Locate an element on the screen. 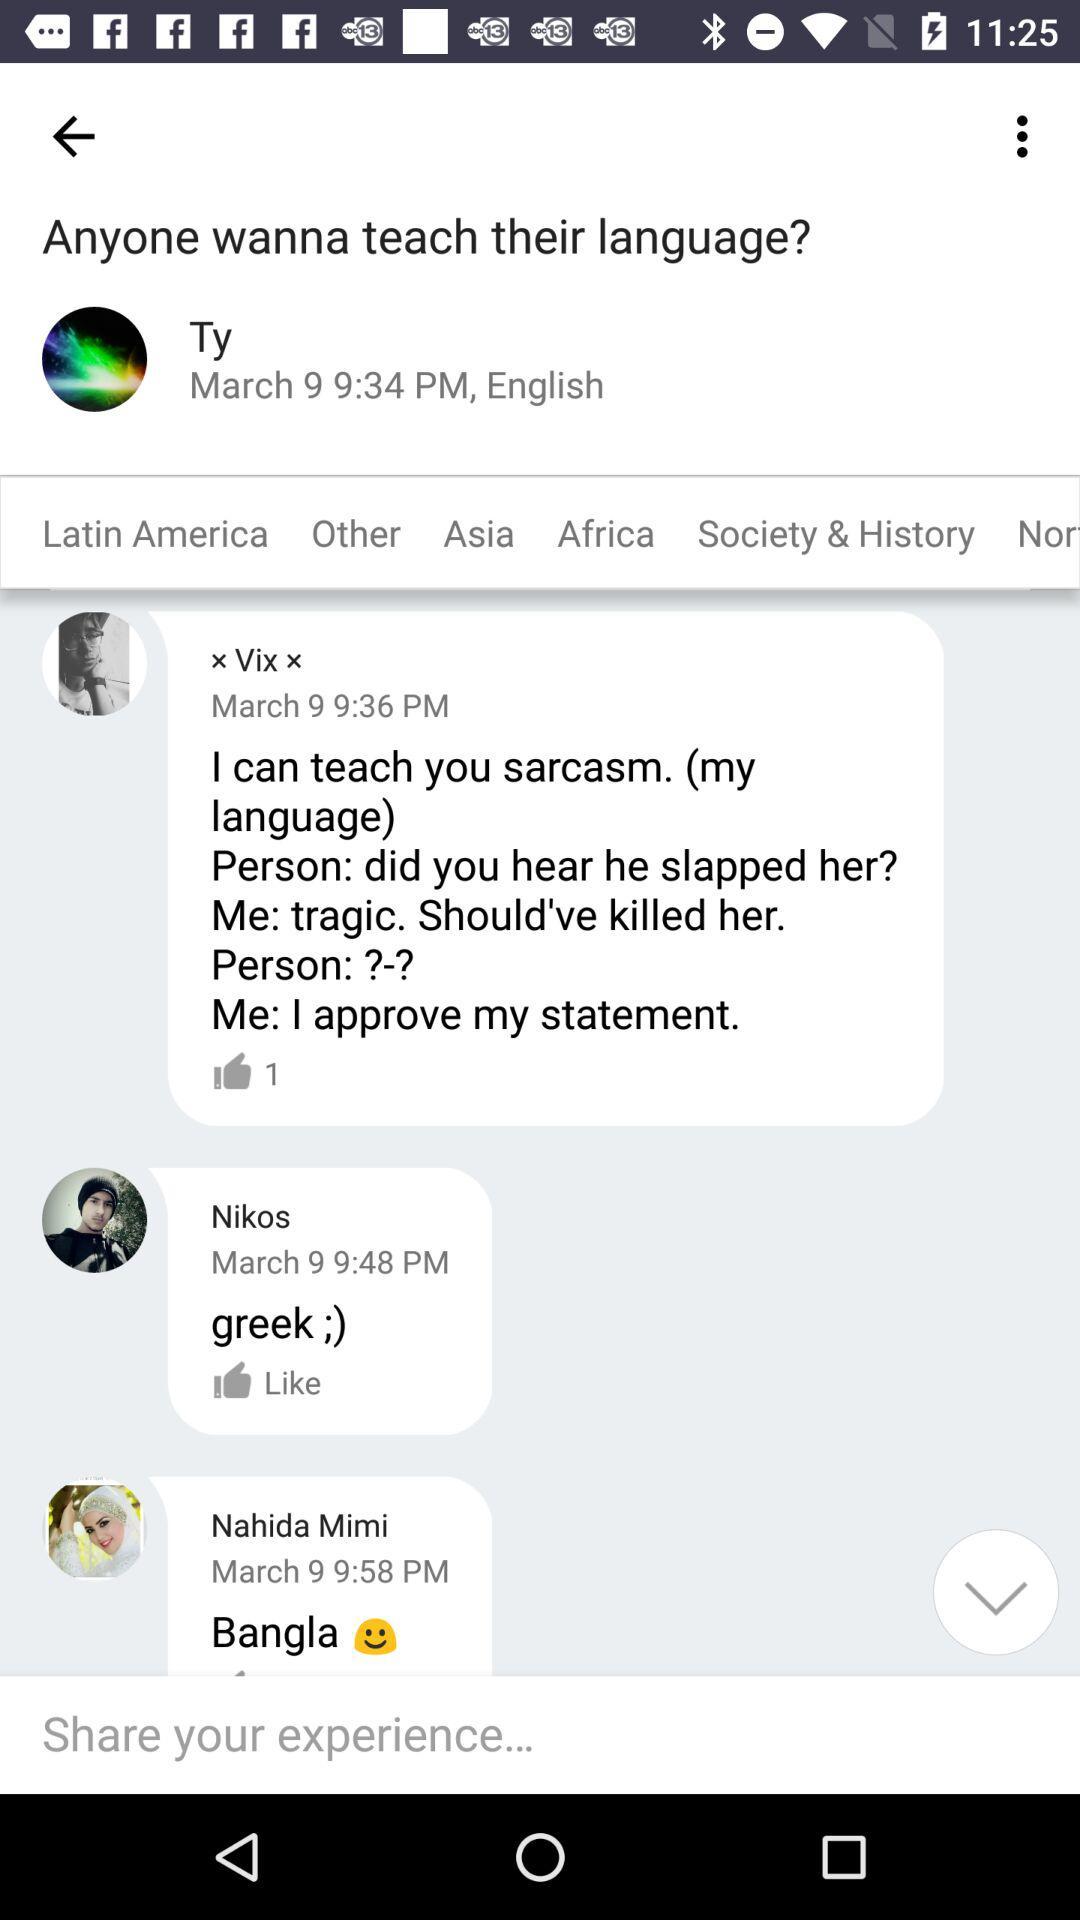  comment your experience is located at coordinates (550, 1734).